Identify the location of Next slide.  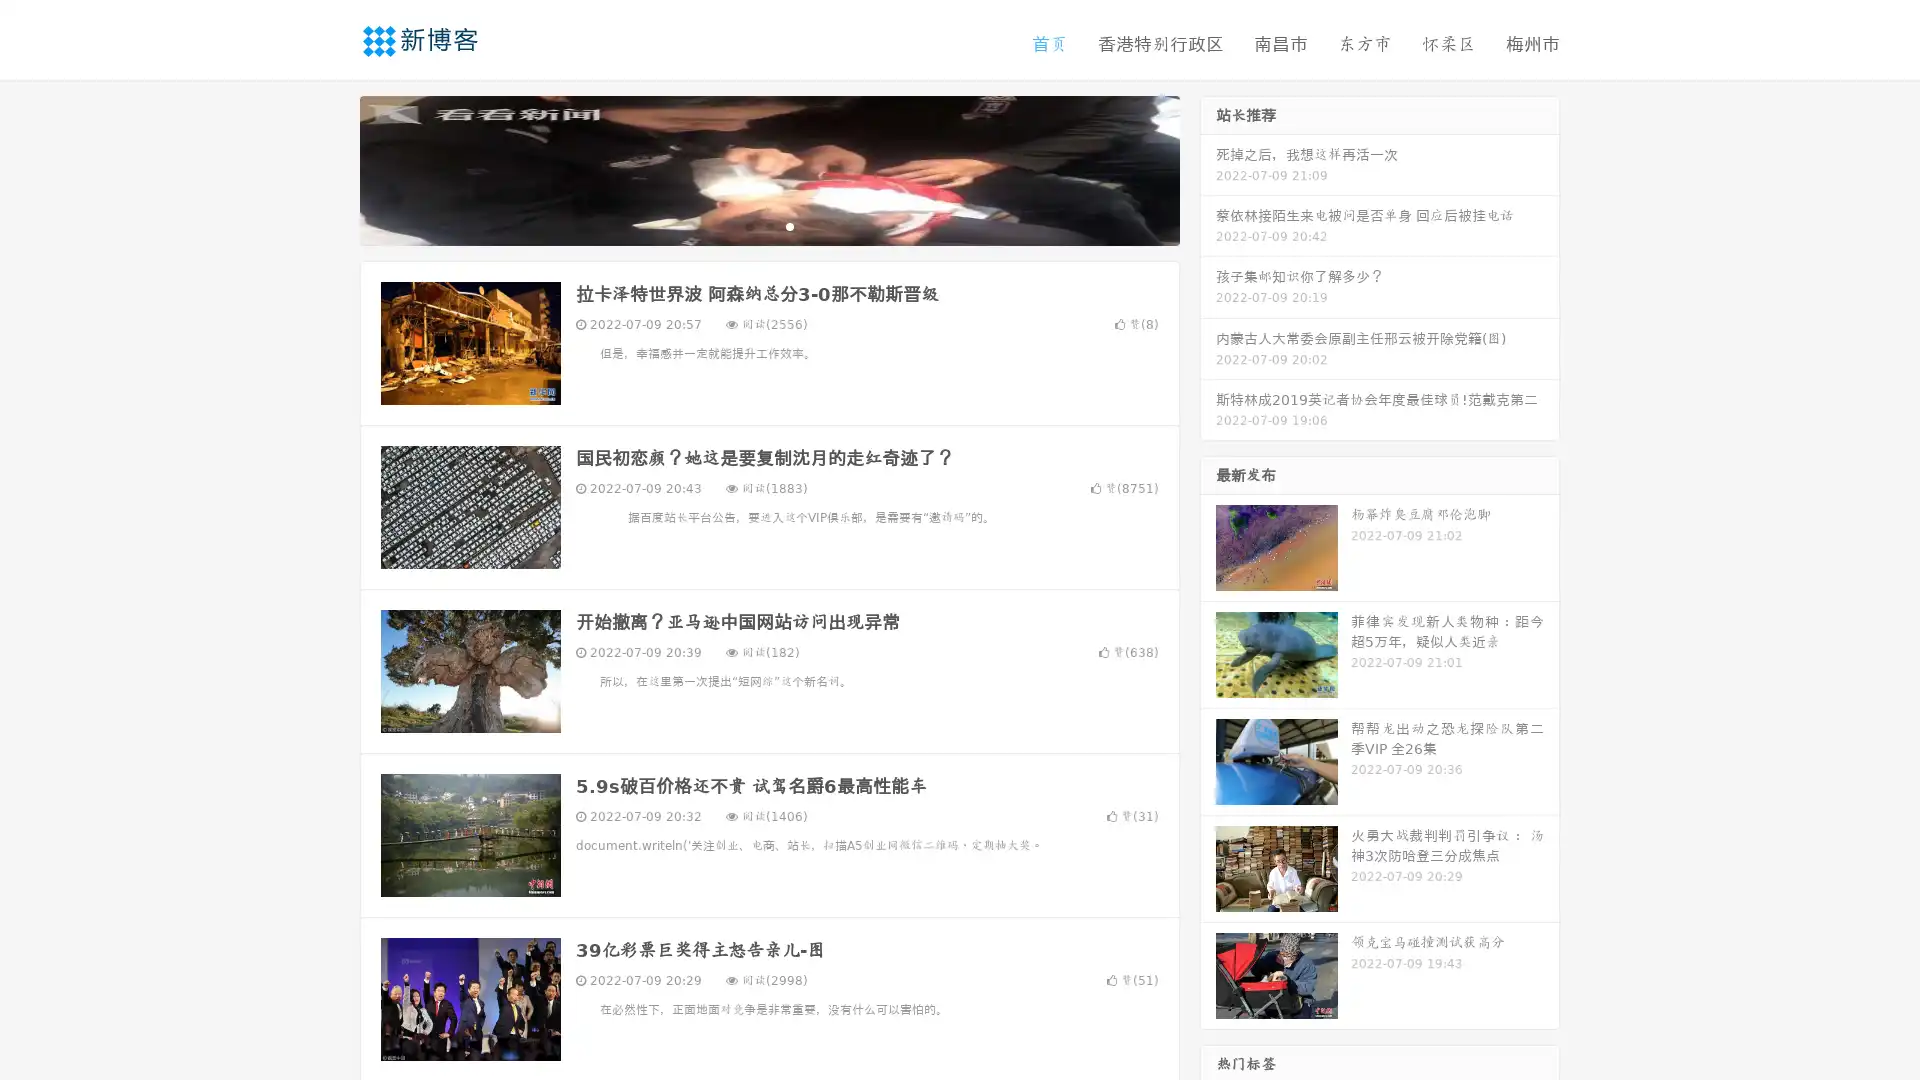
(1208, 168).